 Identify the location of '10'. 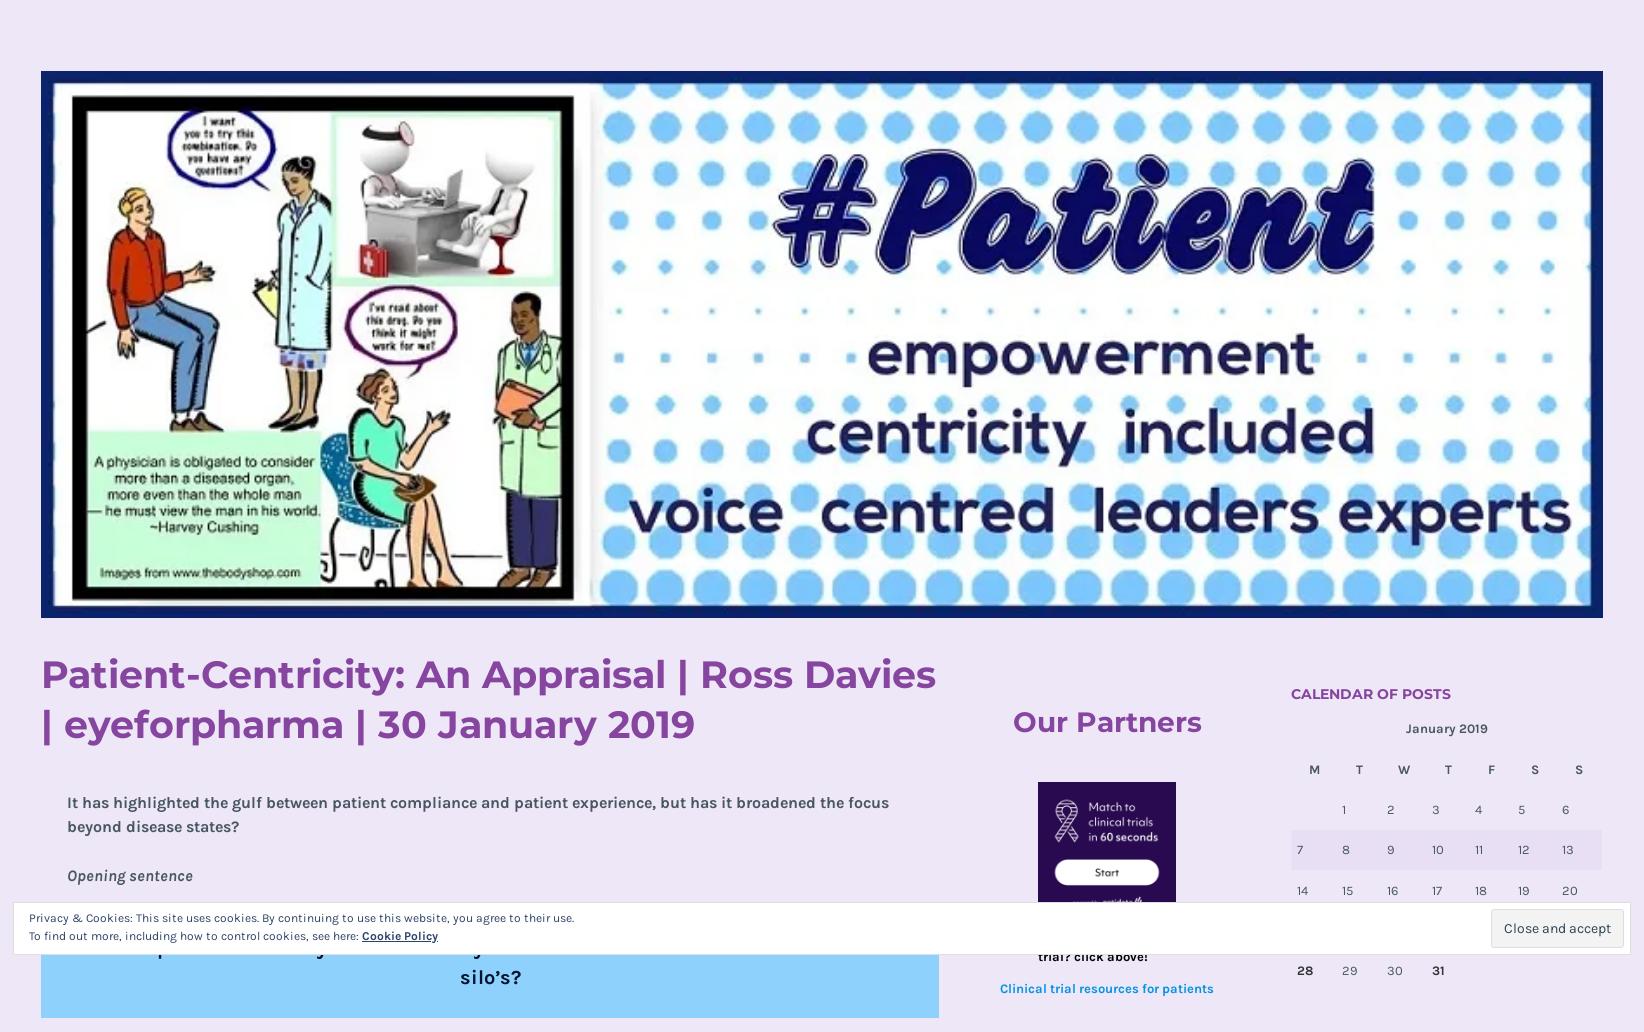
(1436, 849).